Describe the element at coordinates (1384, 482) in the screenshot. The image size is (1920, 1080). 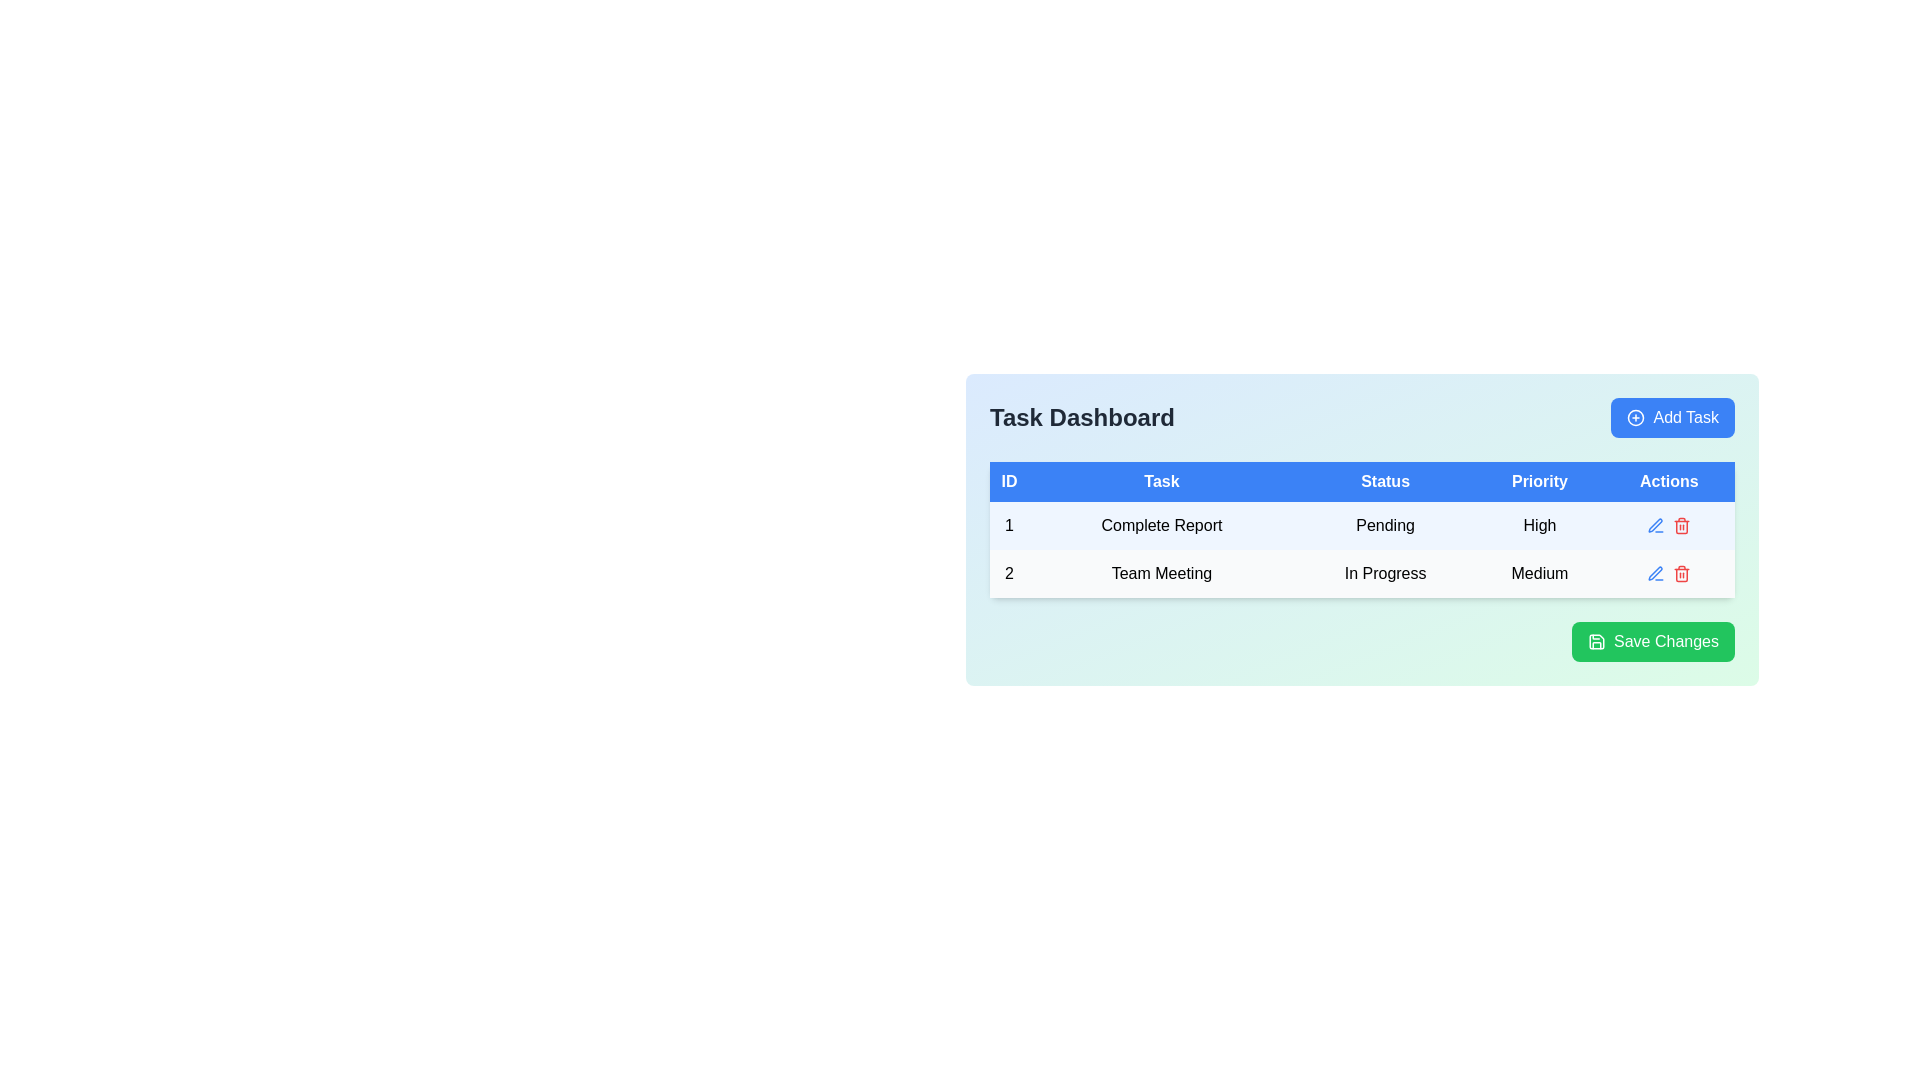
I see `the 'Status' text label, which is displayed in white within a blue box, located in the header row of a table between 'Task' and 'Priority' columns` at that location.